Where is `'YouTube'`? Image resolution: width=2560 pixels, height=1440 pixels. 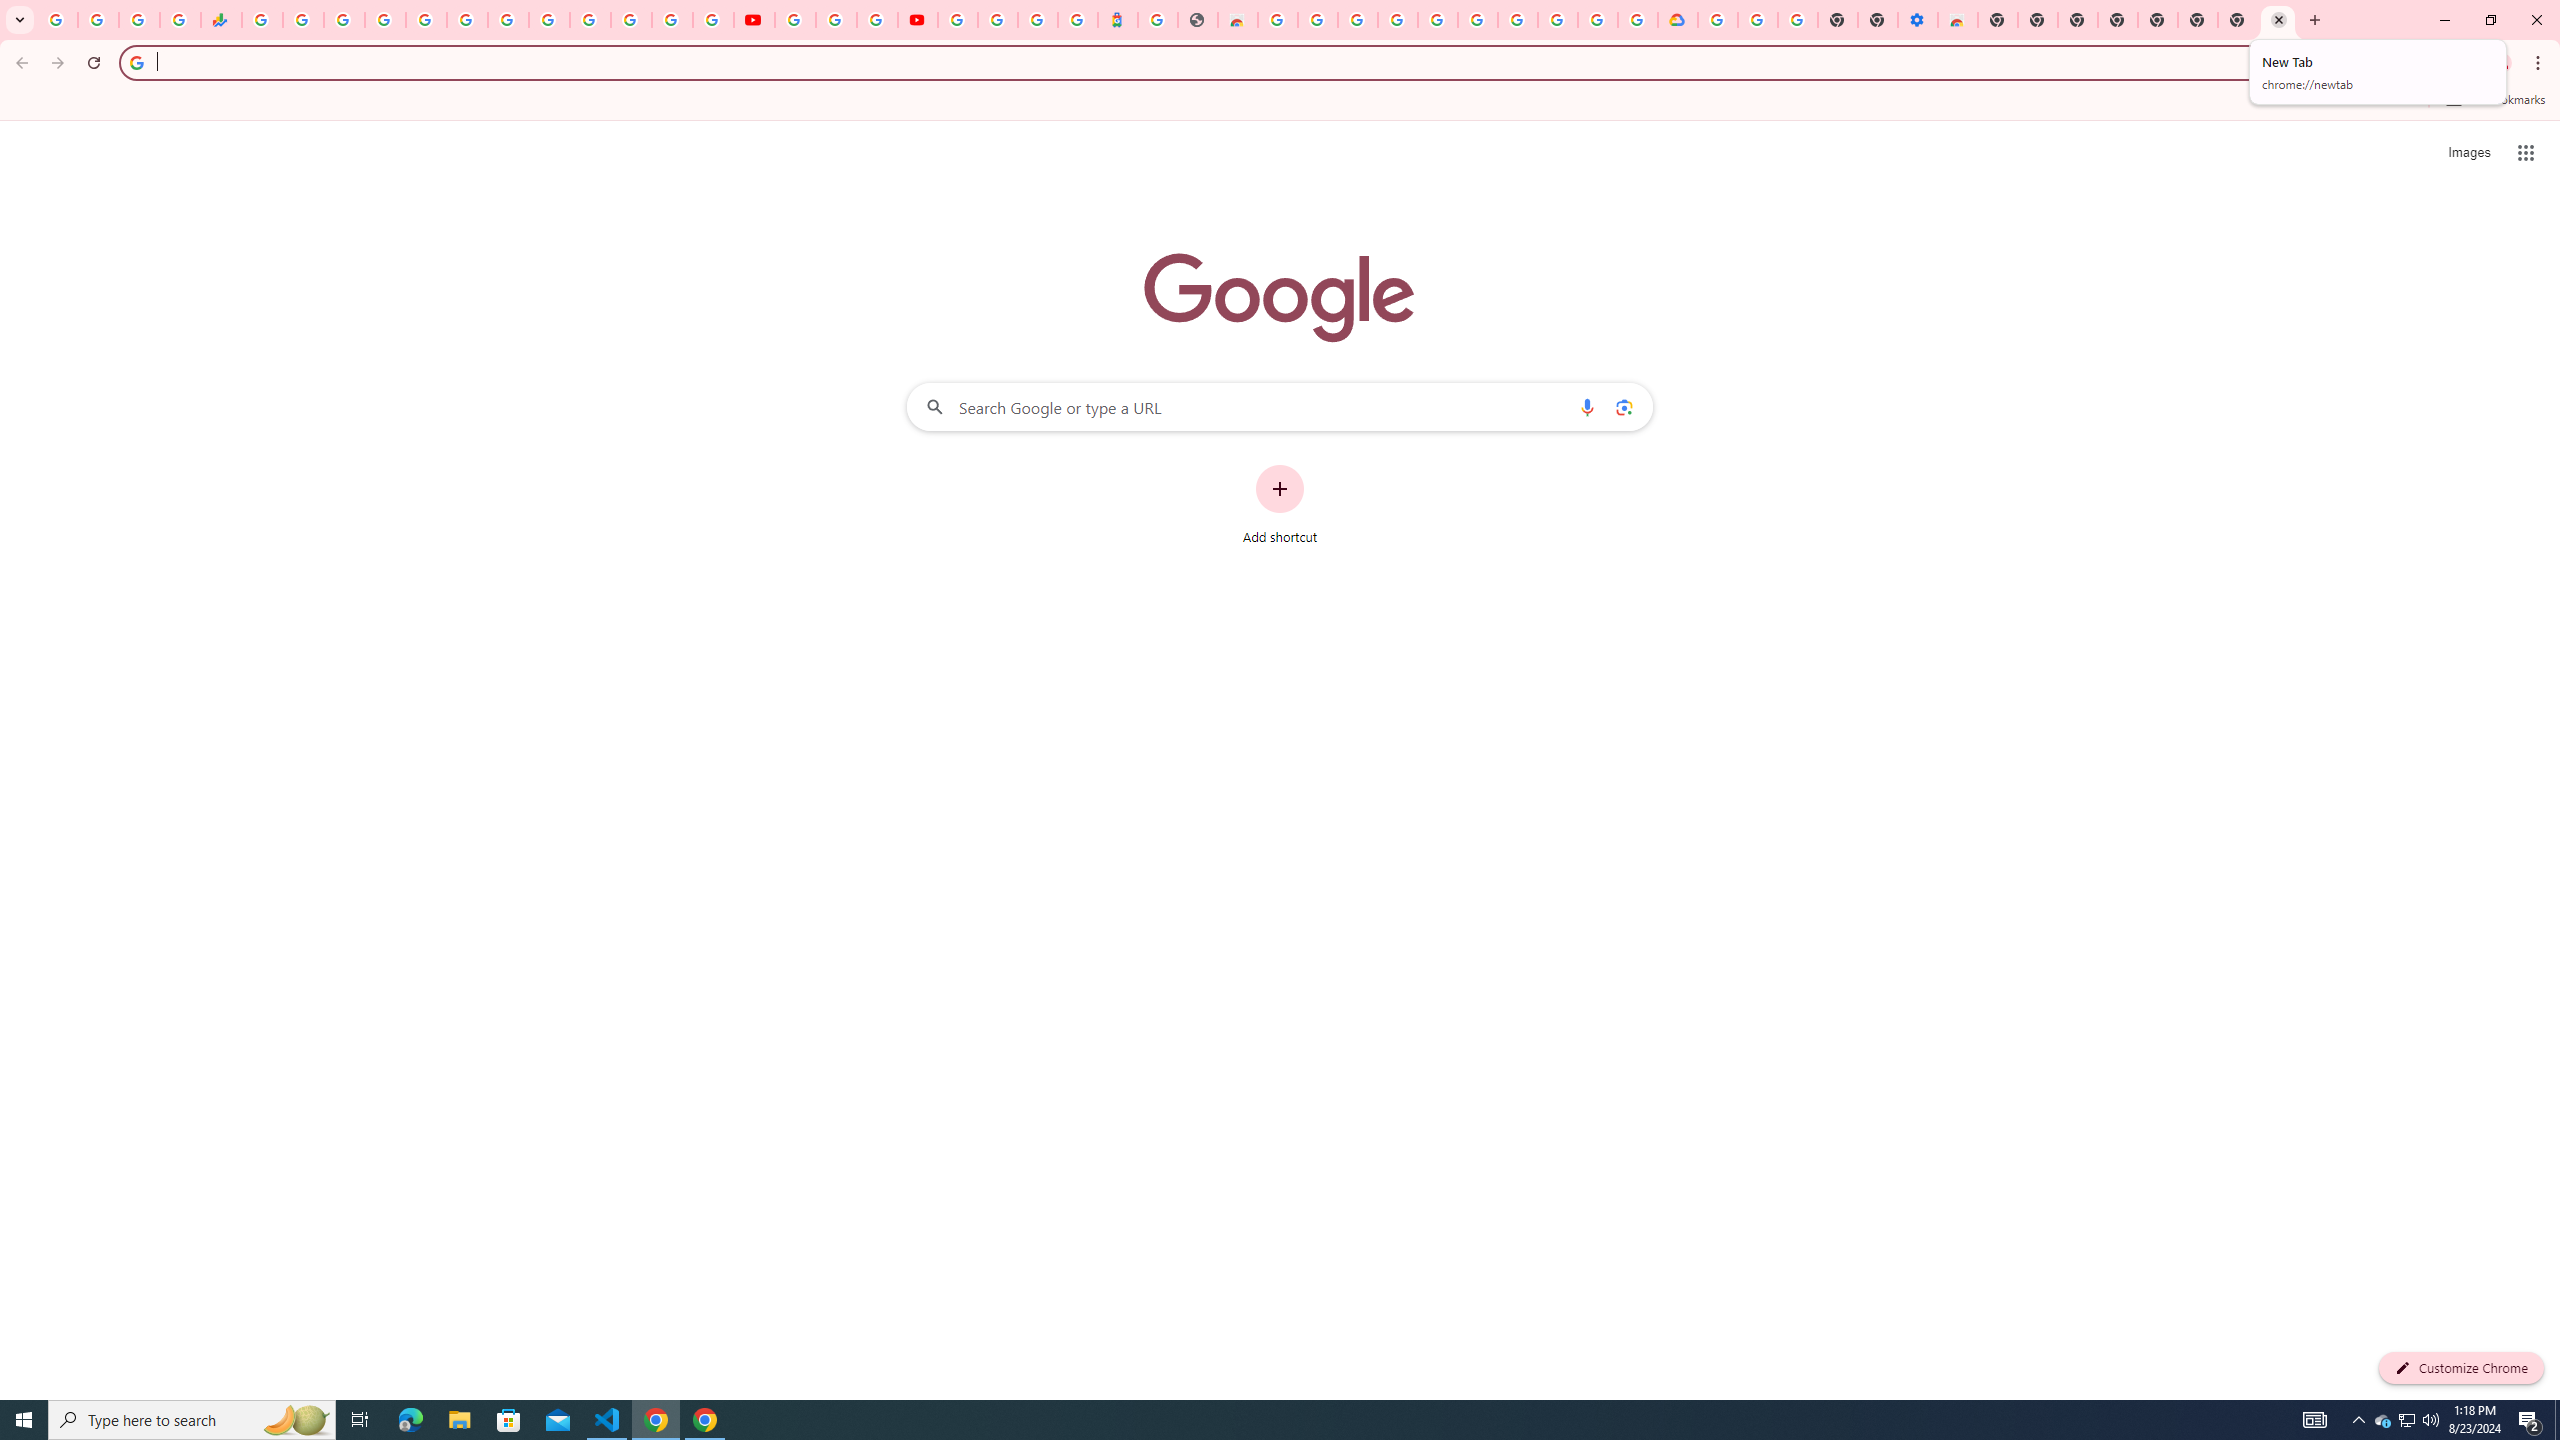 'YouTube' is located at coordinates (753, 19).